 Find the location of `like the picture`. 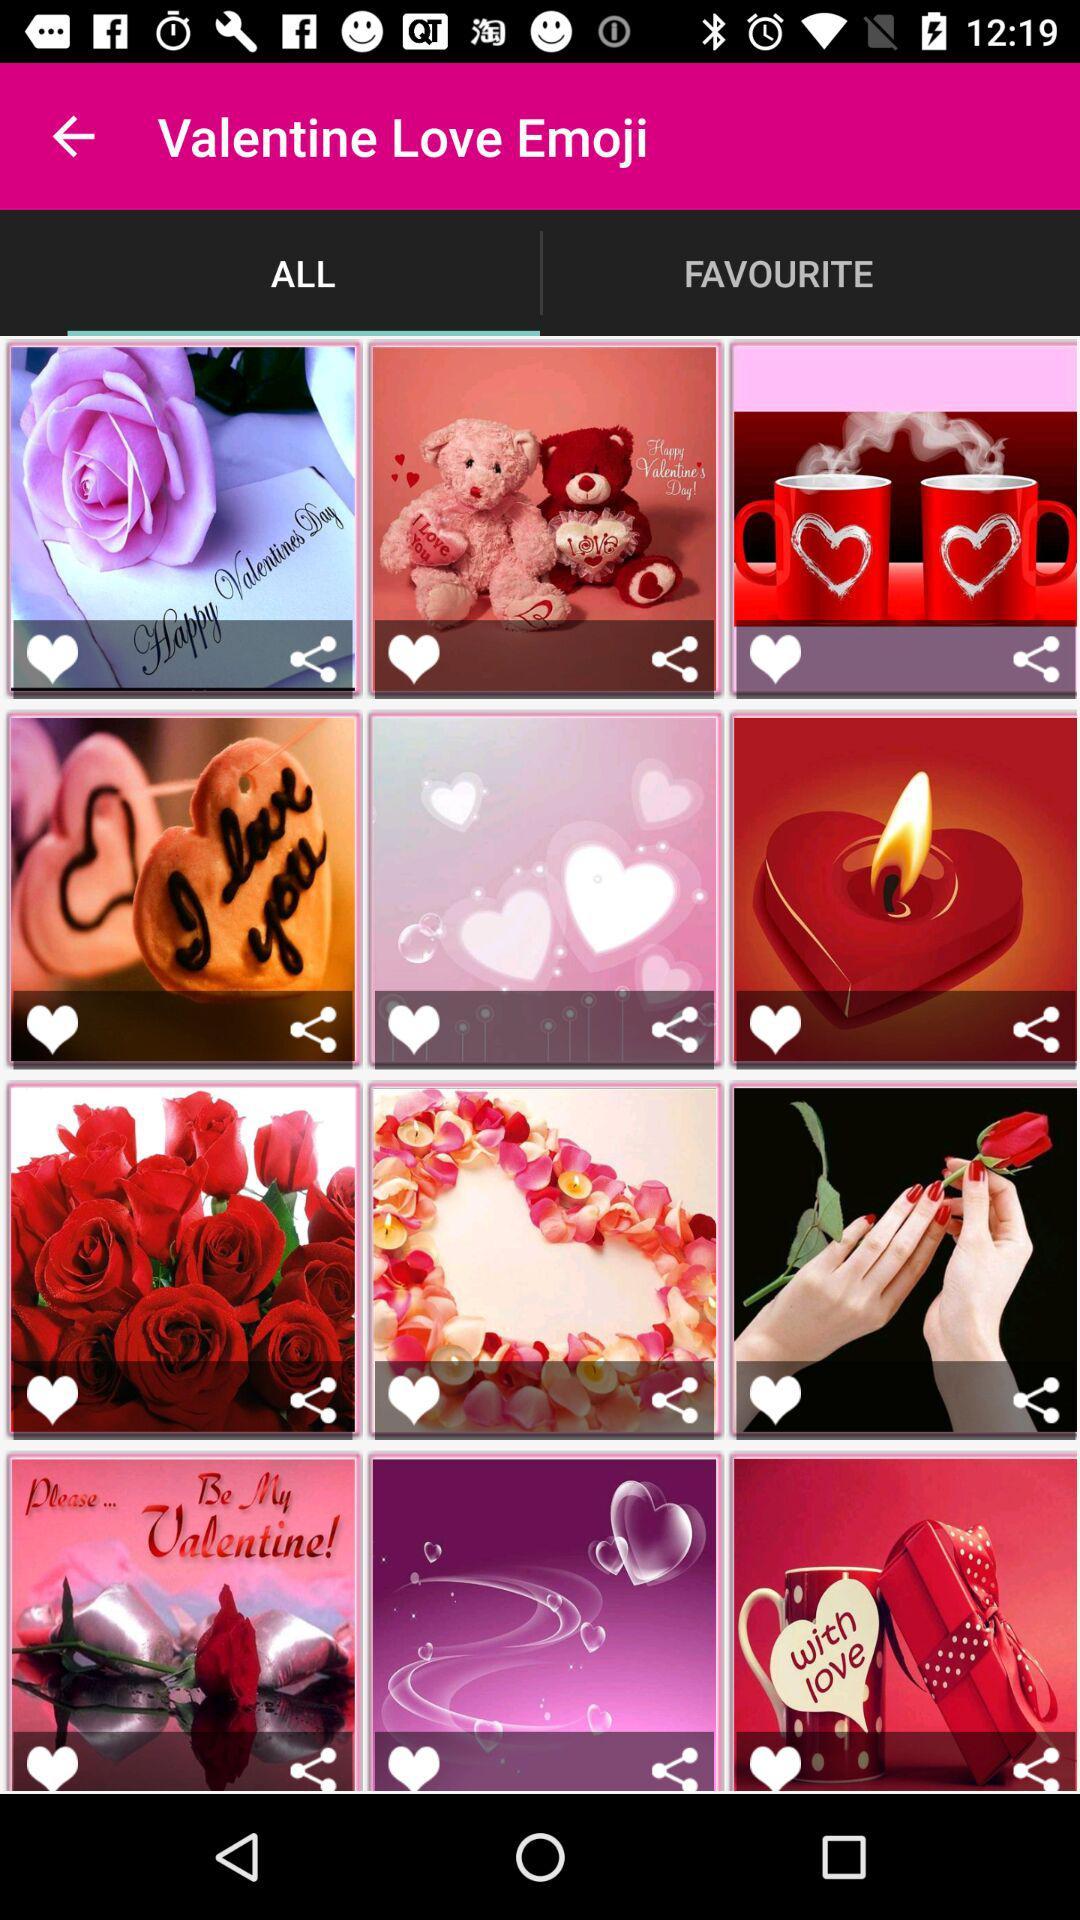

like the picture is located at coordinates (412, 659).